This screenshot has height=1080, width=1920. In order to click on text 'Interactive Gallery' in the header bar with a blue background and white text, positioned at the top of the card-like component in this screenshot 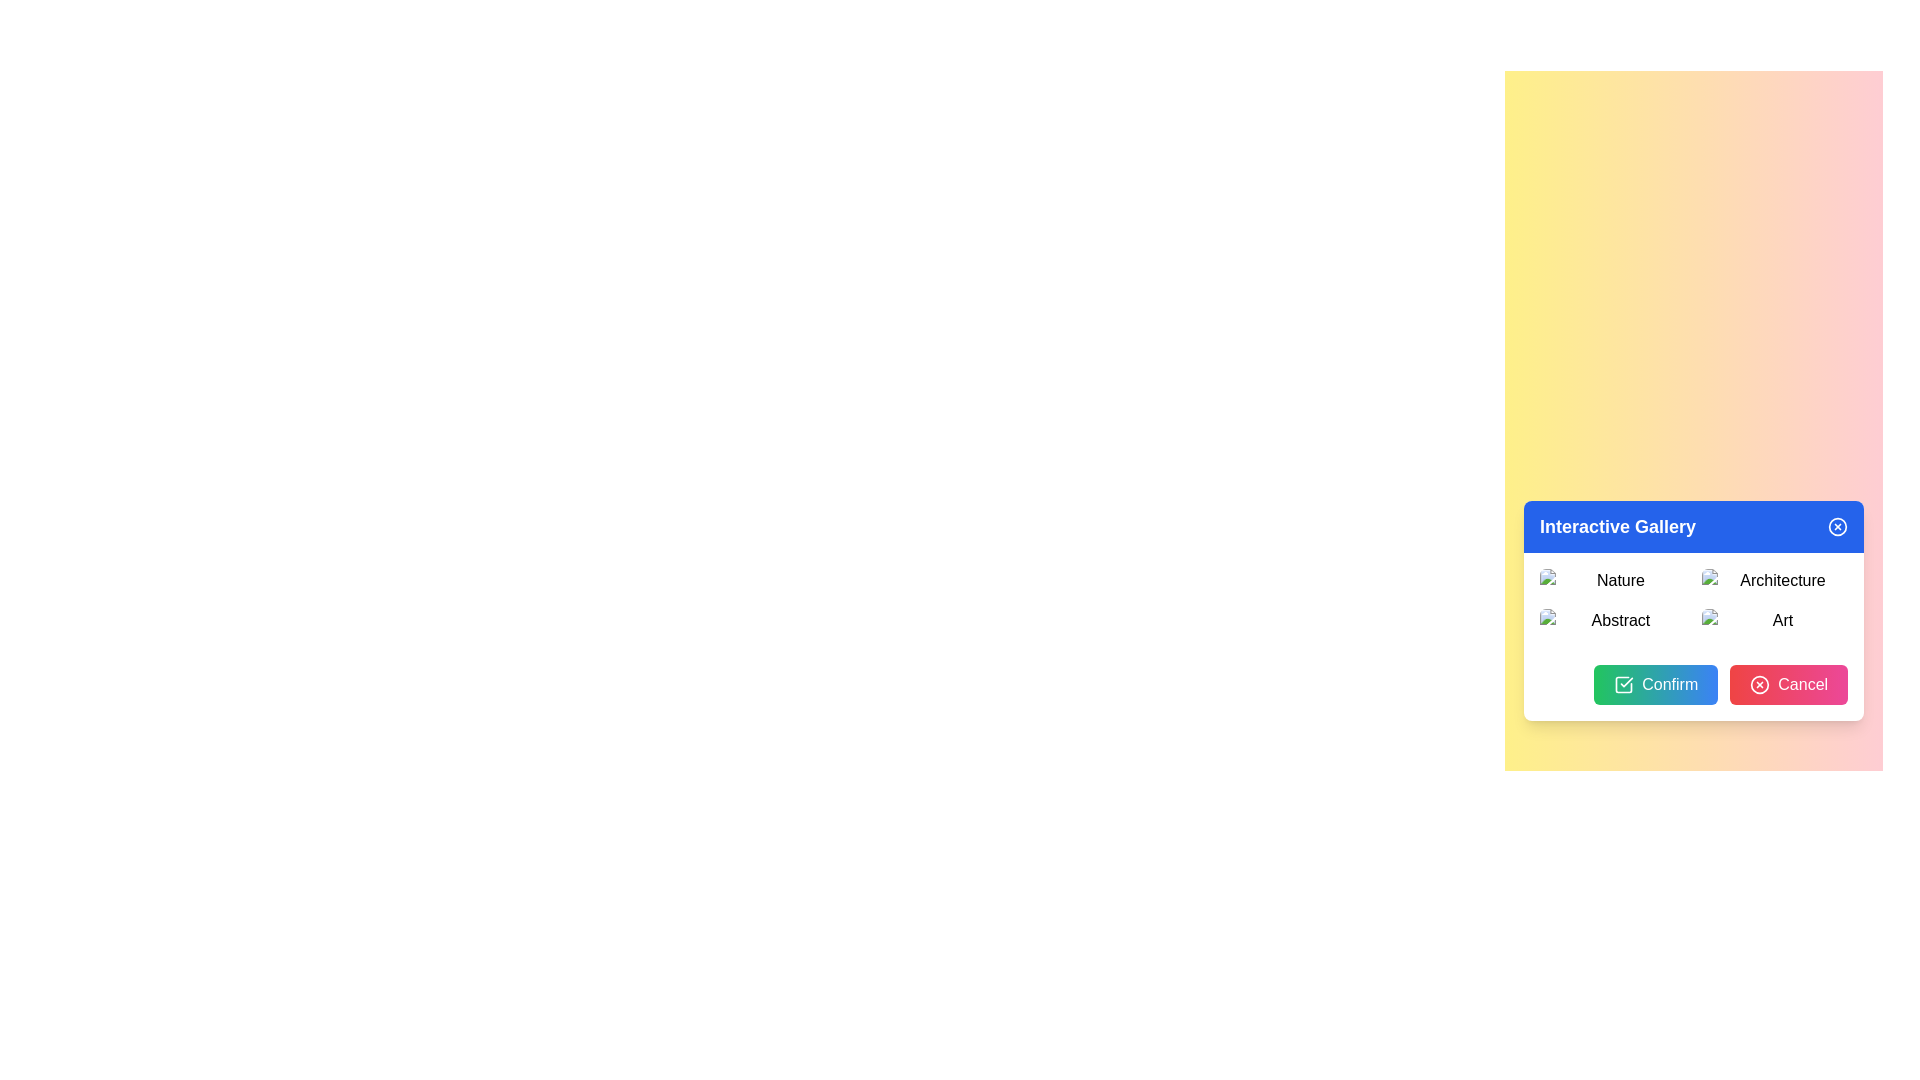, I will do `click(1693, 526)`.